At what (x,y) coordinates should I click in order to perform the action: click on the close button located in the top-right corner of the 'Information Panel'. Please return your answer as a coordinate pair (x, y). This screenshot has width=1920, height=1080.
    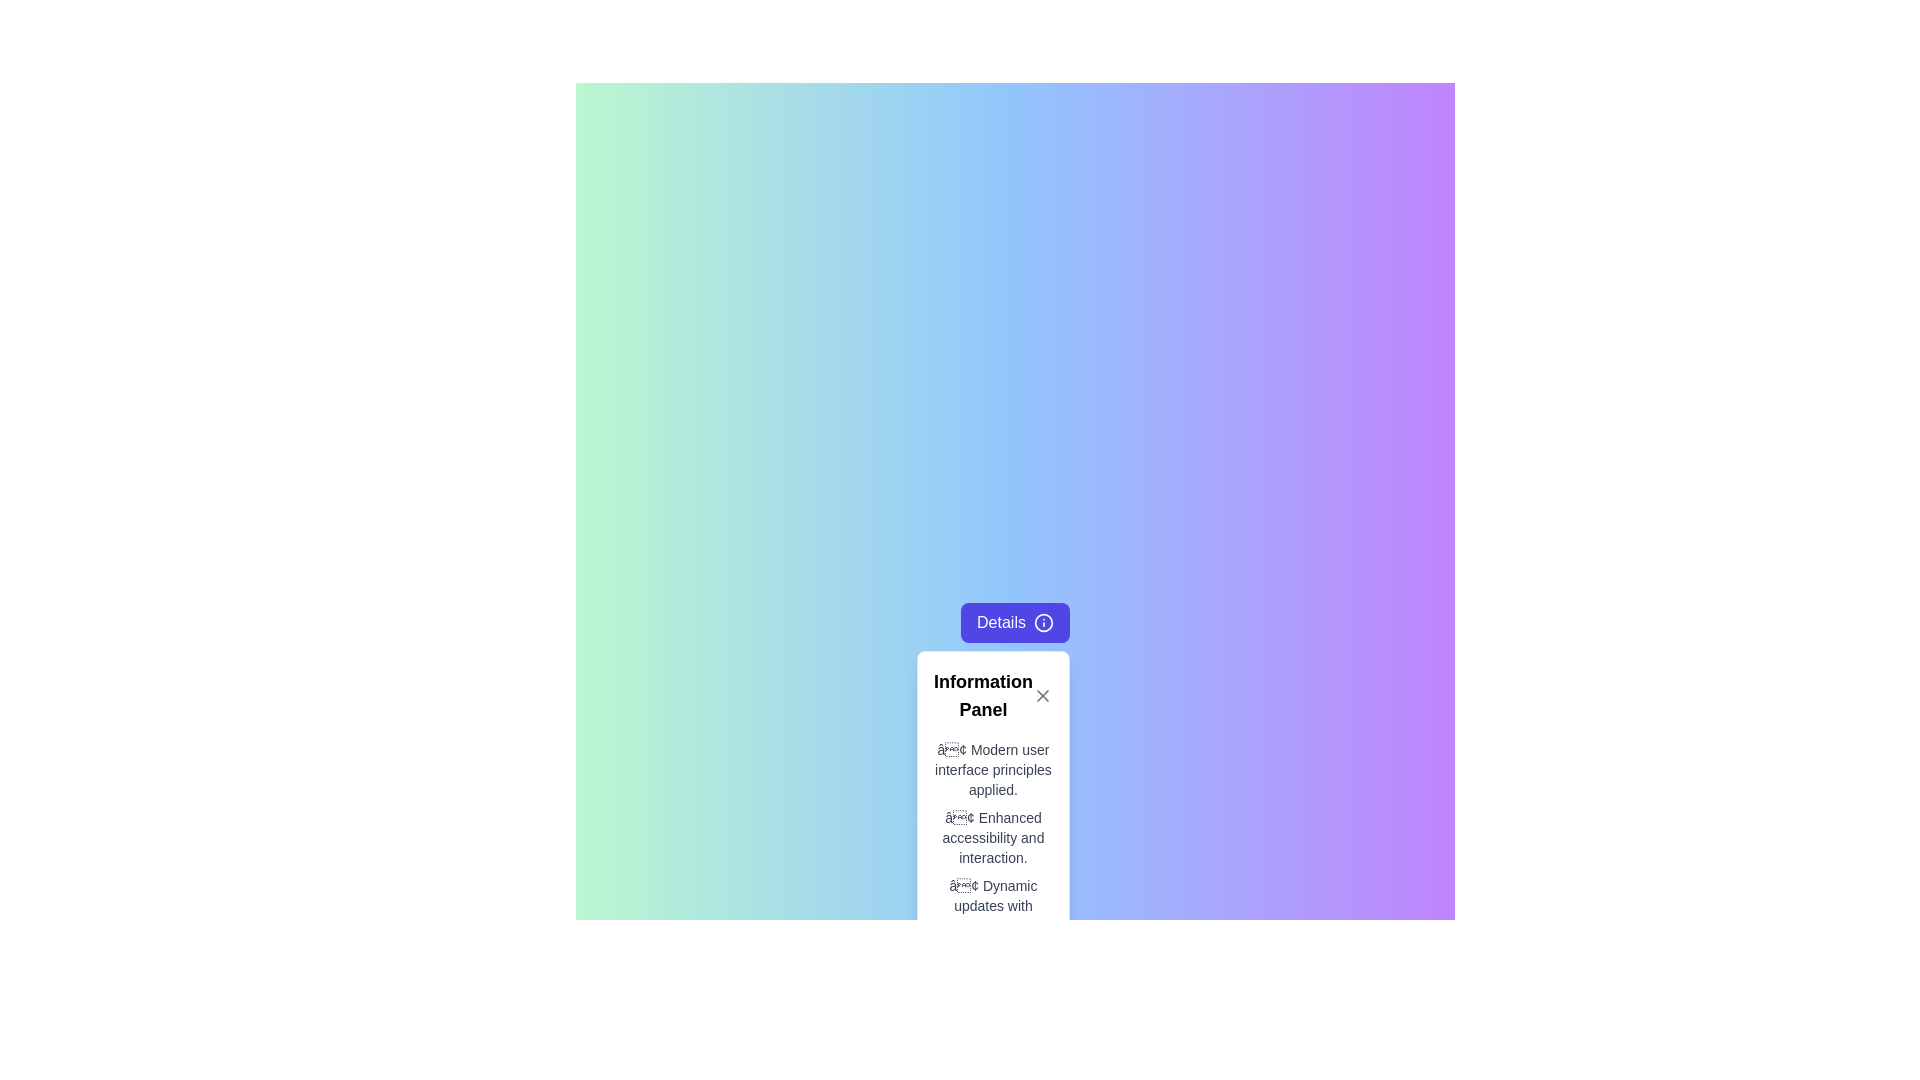
    Looking at the image, I should click on (1041, 694).